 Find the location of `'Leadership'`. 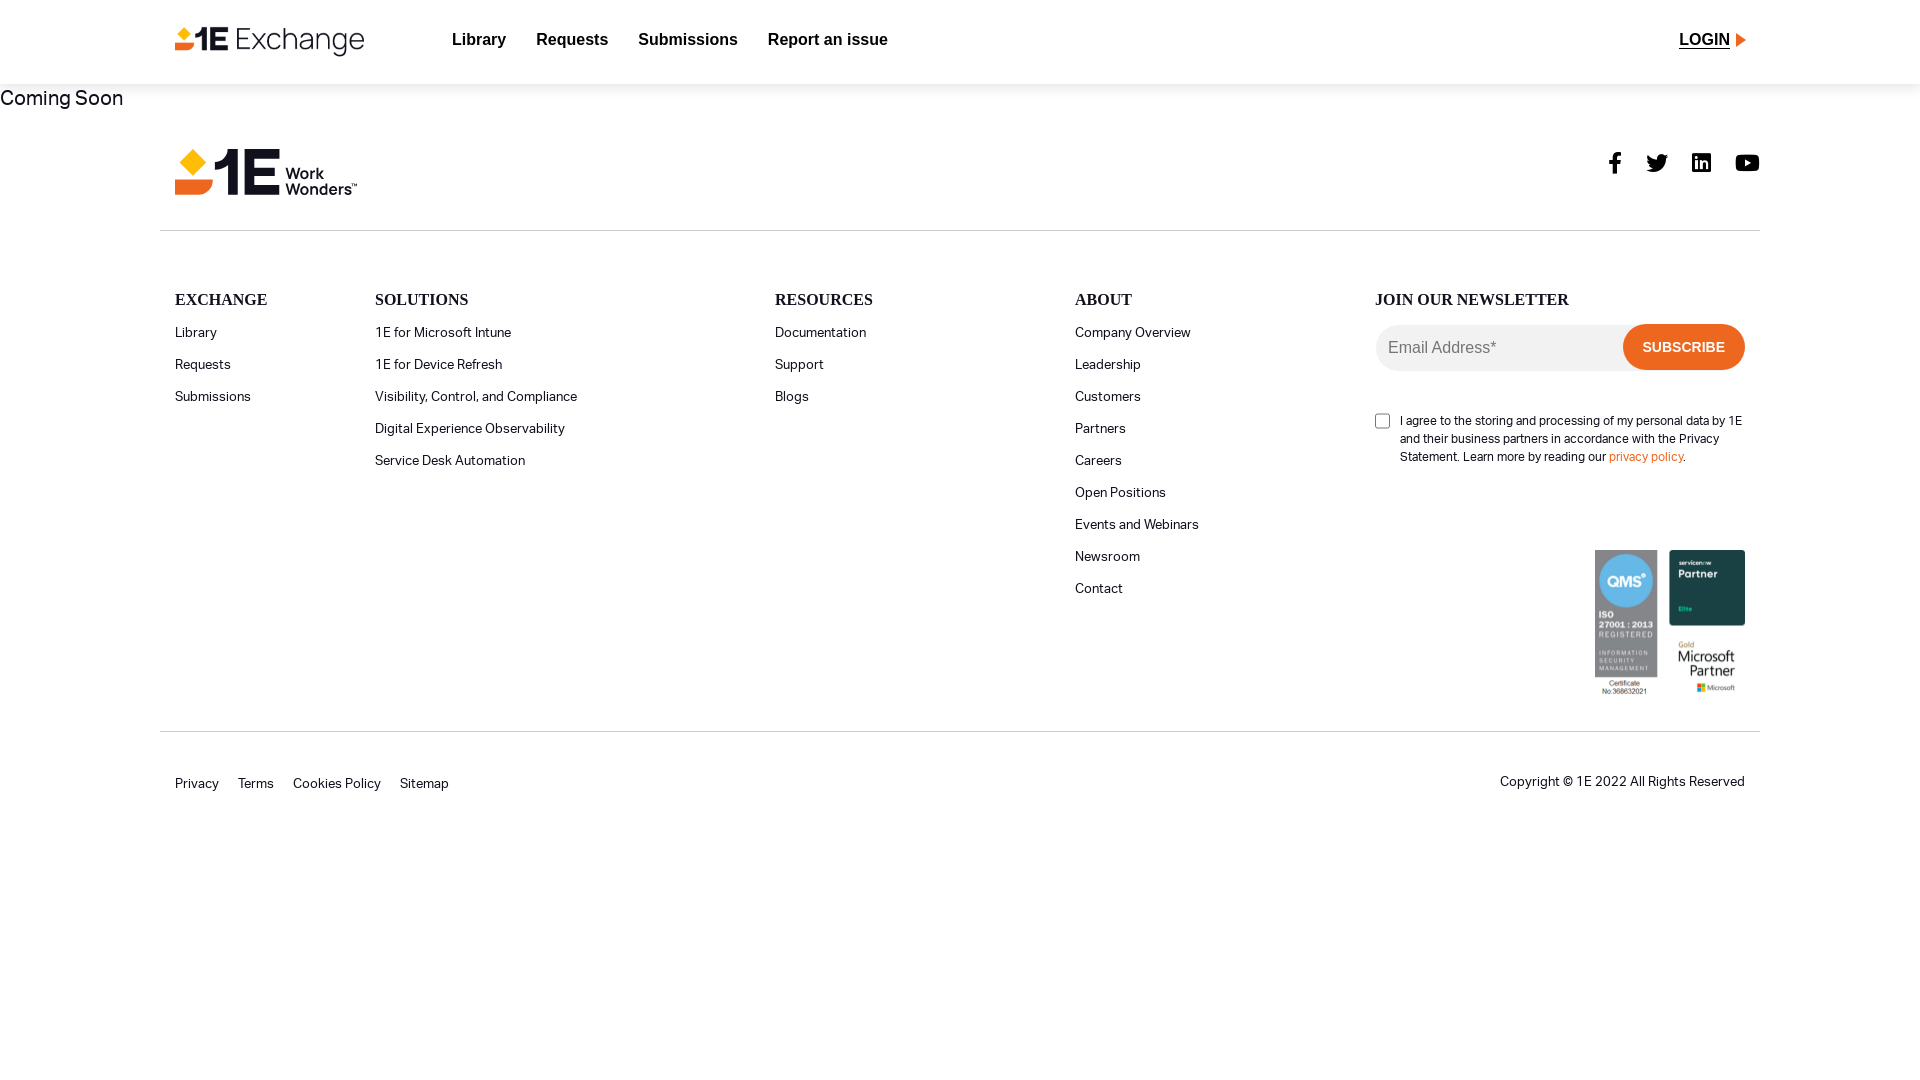

'Leadership' is located at coordinates (1107, 365).